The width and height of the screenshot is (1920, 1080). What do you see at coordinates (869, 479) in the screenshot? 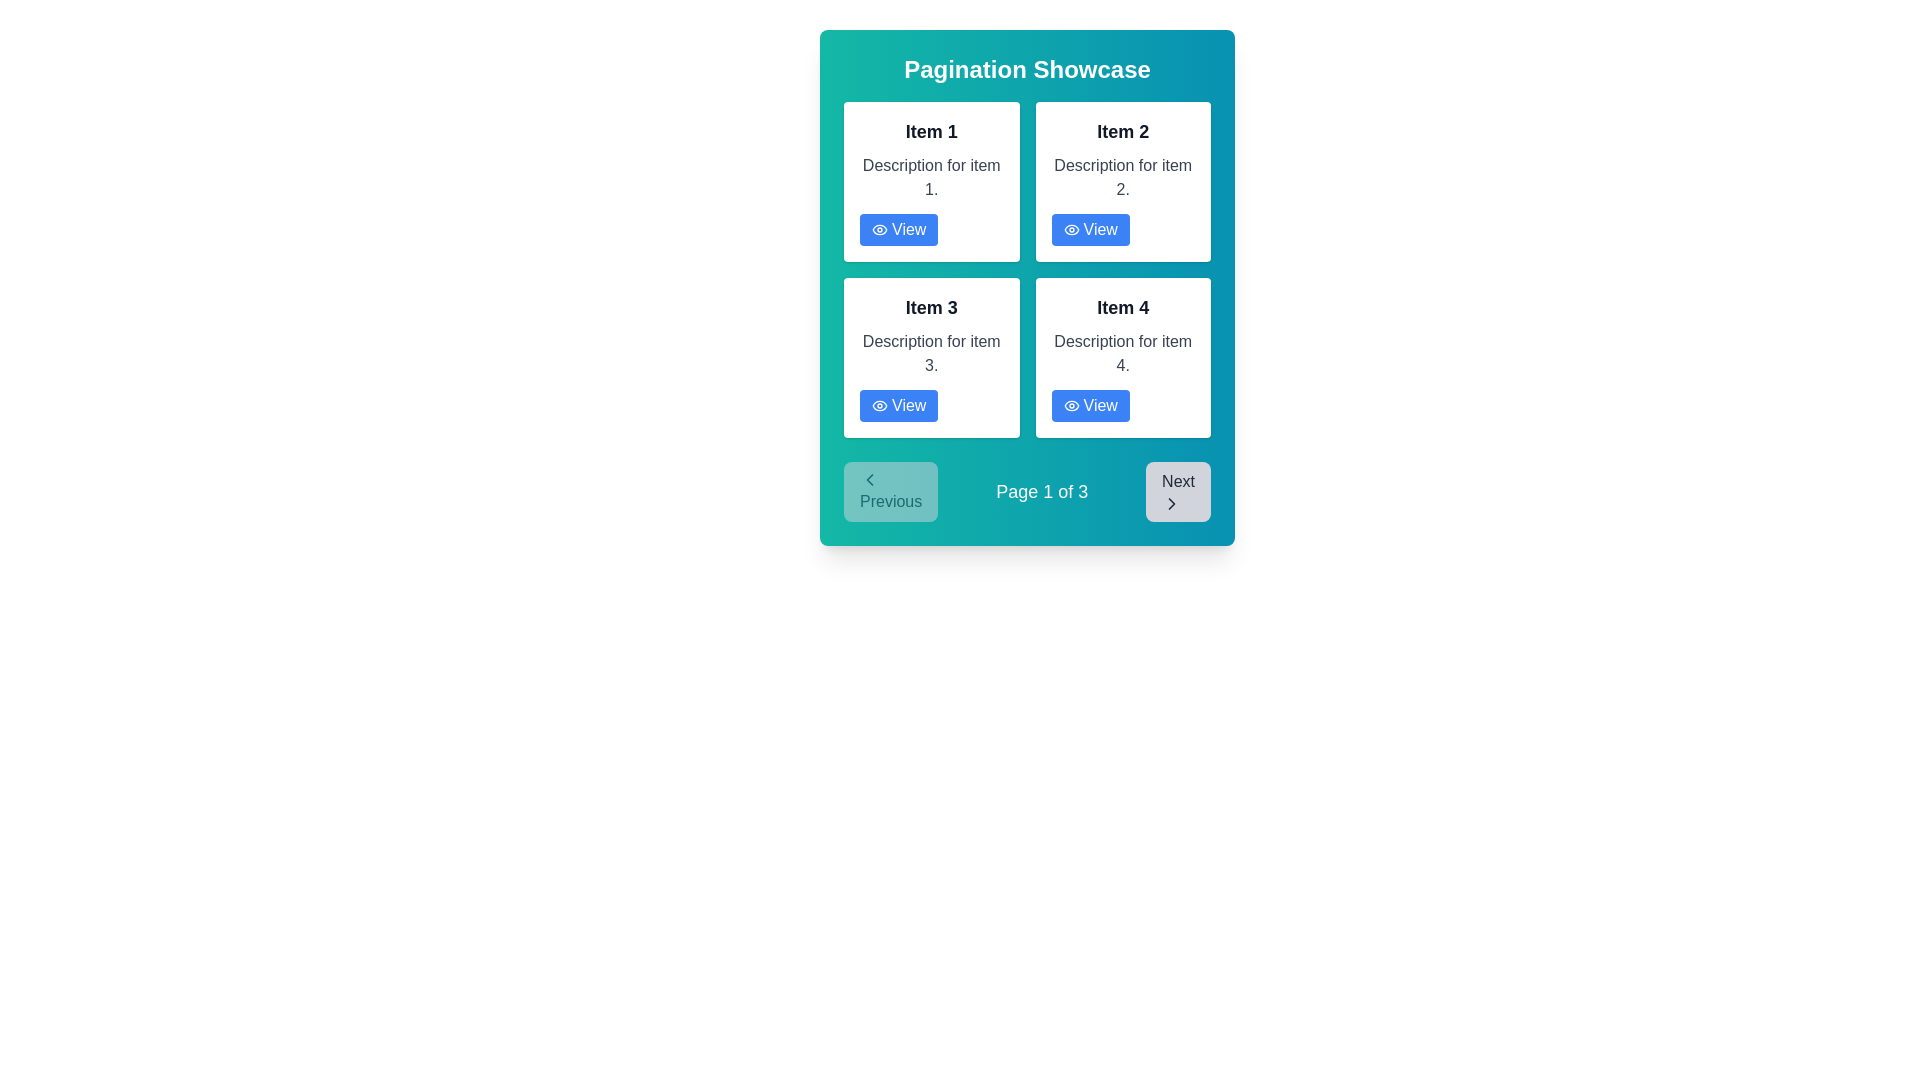
I see `the left-facing chevron arrow icon that indicates the 'Previous' navigation button located in the lower-left corner of the pagination interface` at bounding box center [869, 479].